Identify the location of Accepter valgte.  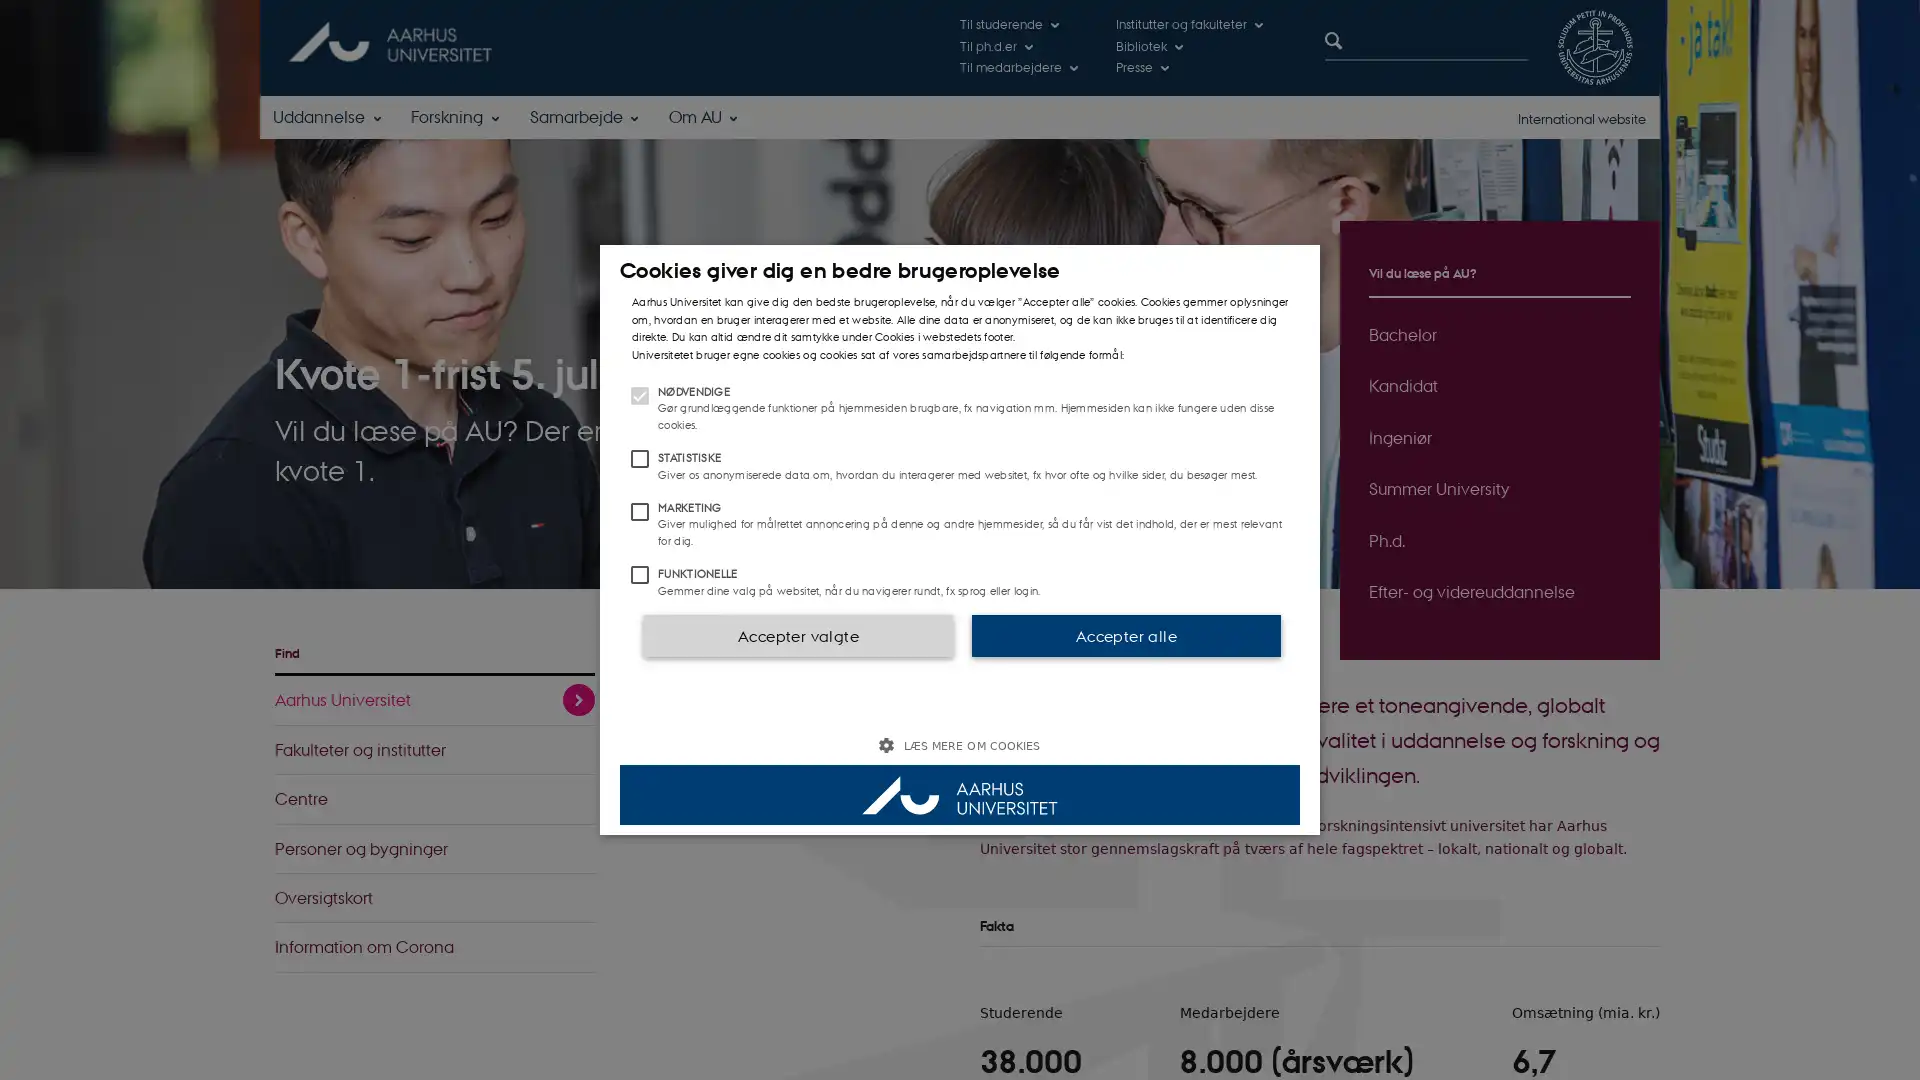
(796, 635).